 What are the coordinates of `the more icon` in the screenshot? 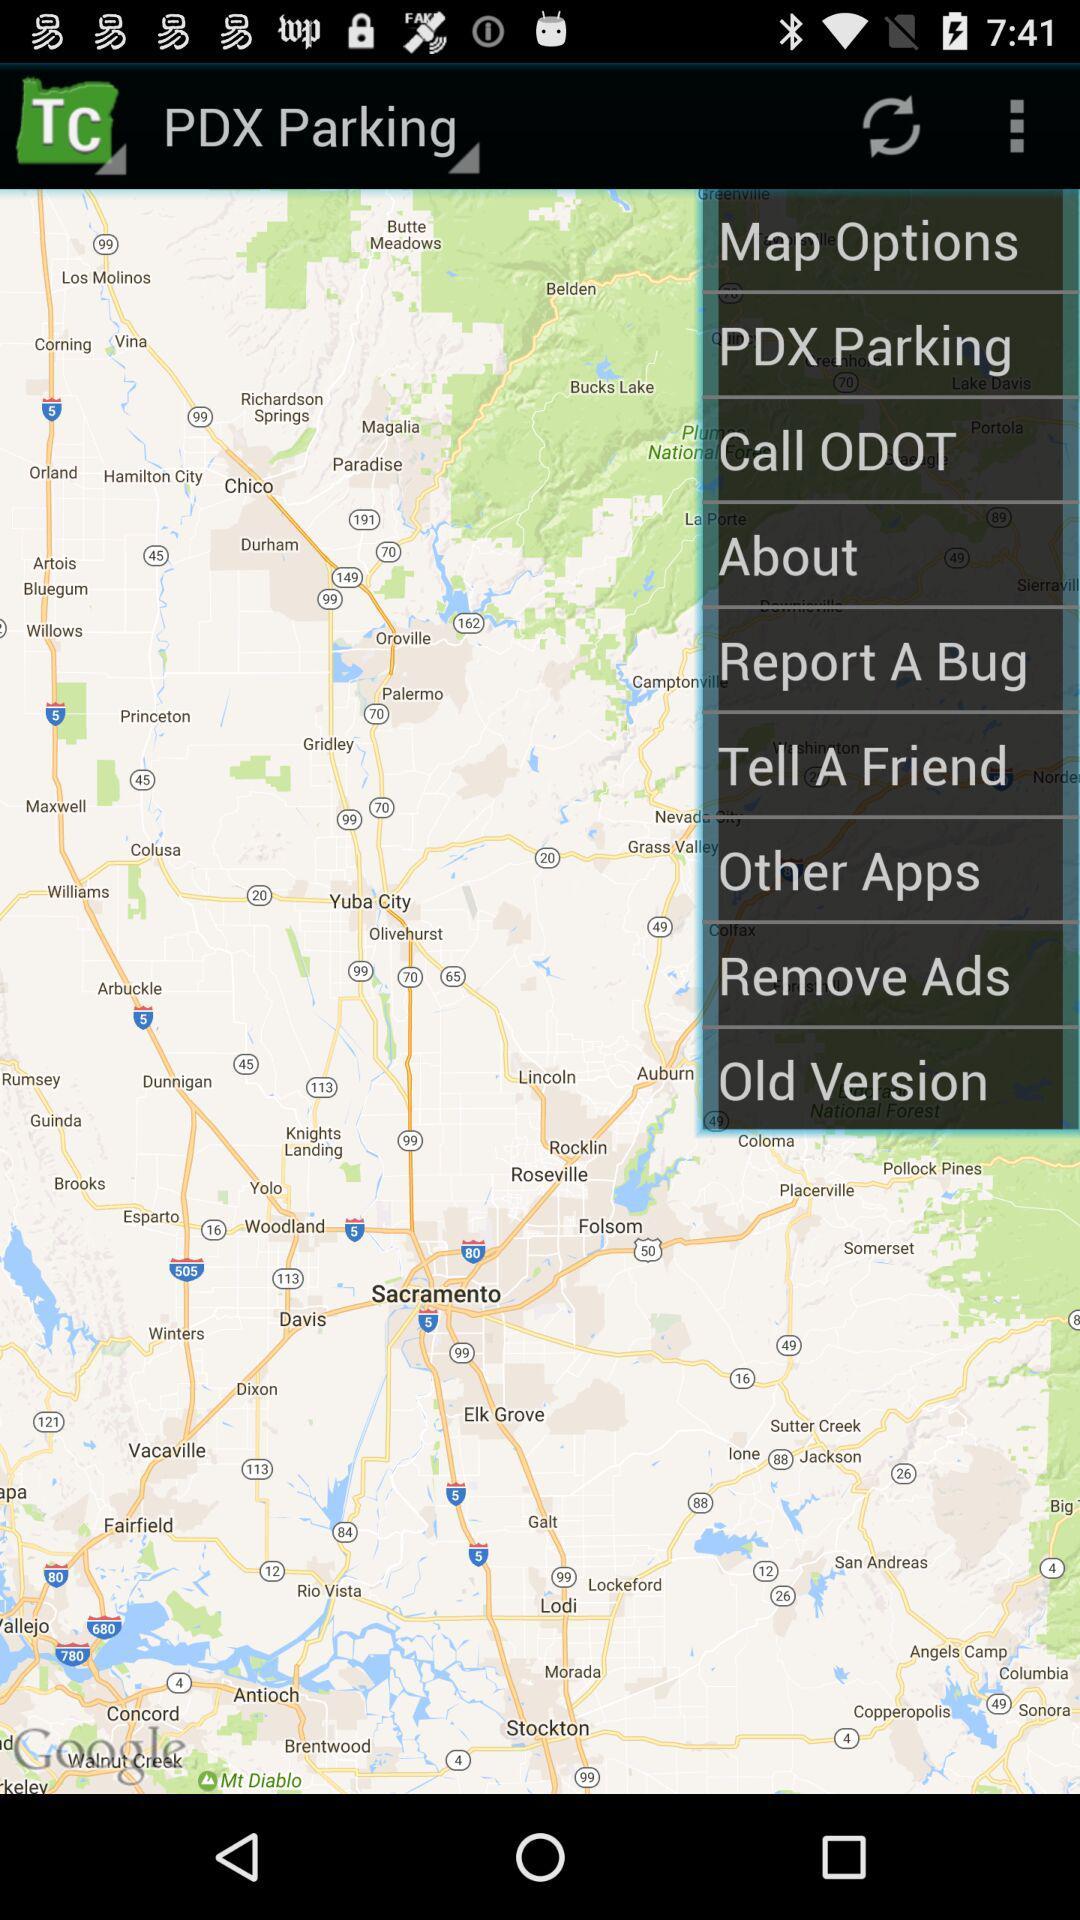 It's located at (1017, 133).